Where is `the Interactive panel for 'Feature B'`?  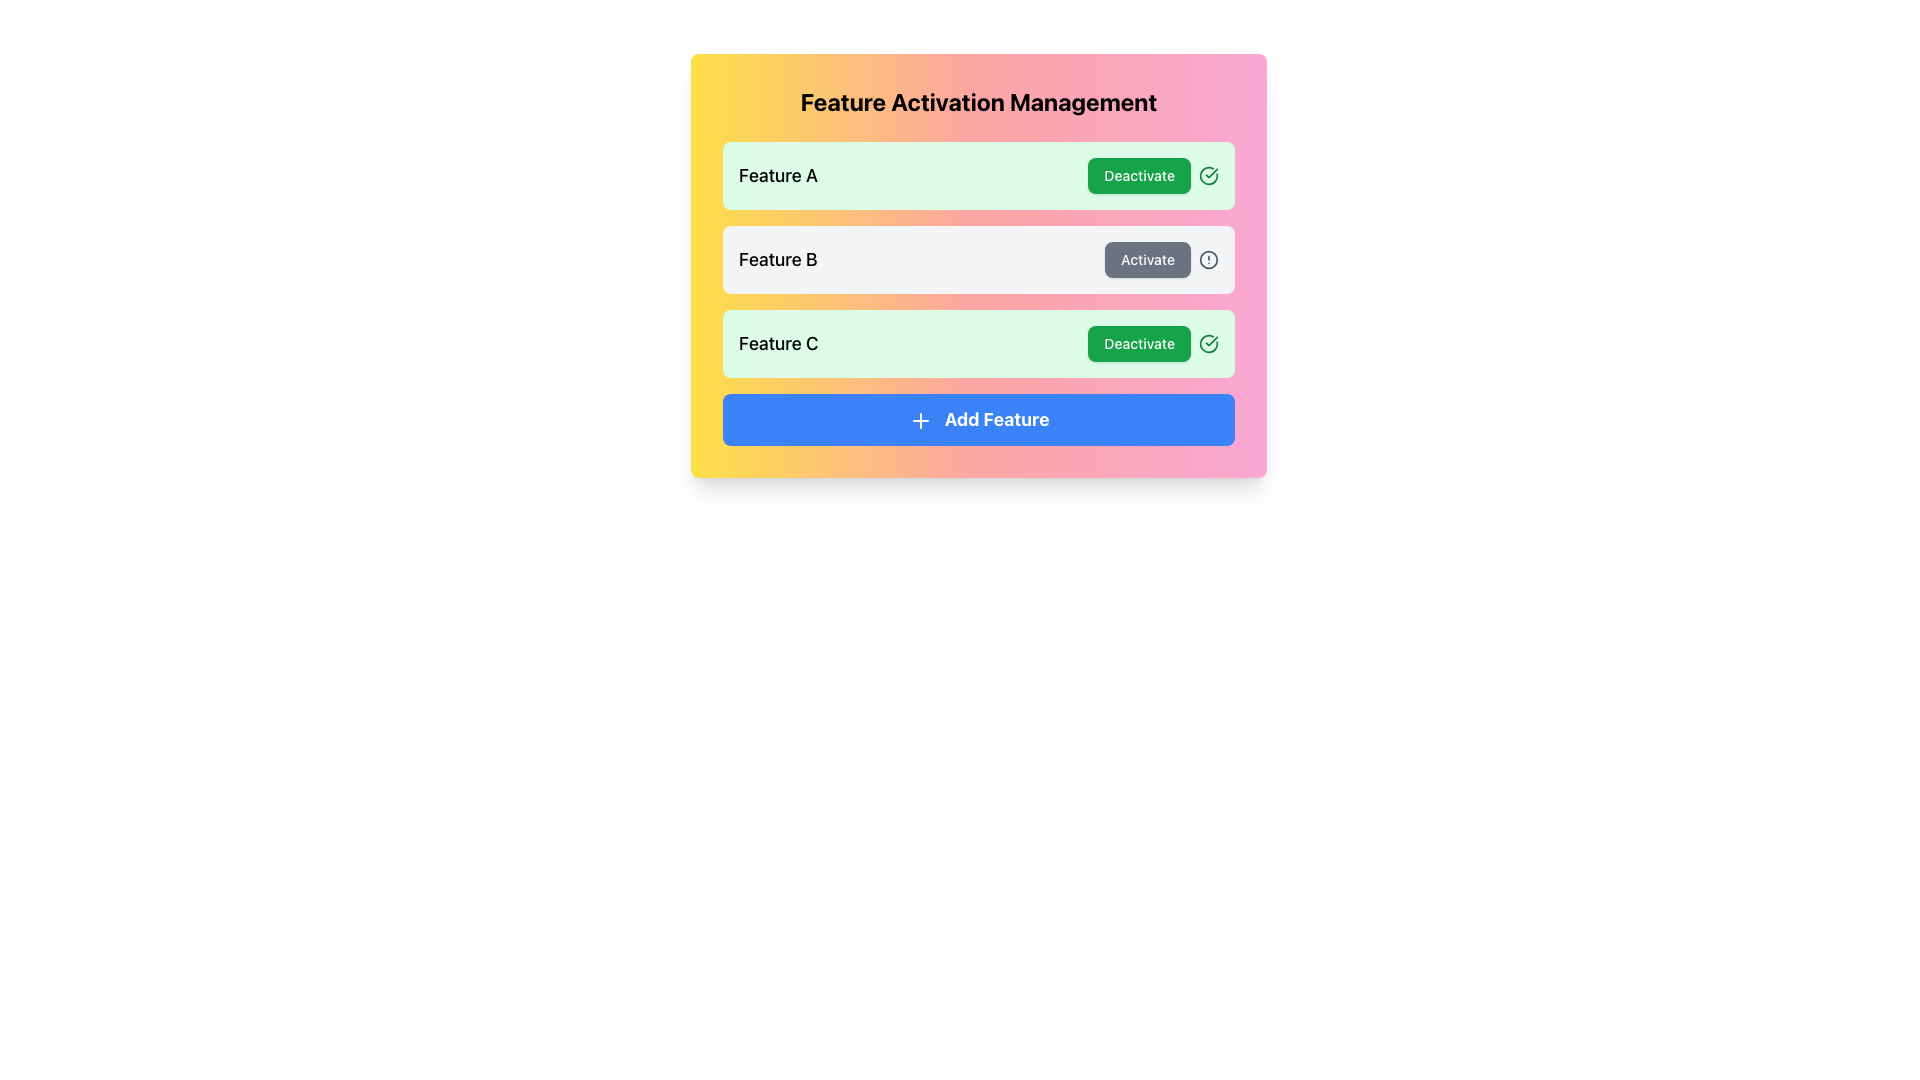 the Interactive panel for 'Feature B' is located at coordinates (979, 258).